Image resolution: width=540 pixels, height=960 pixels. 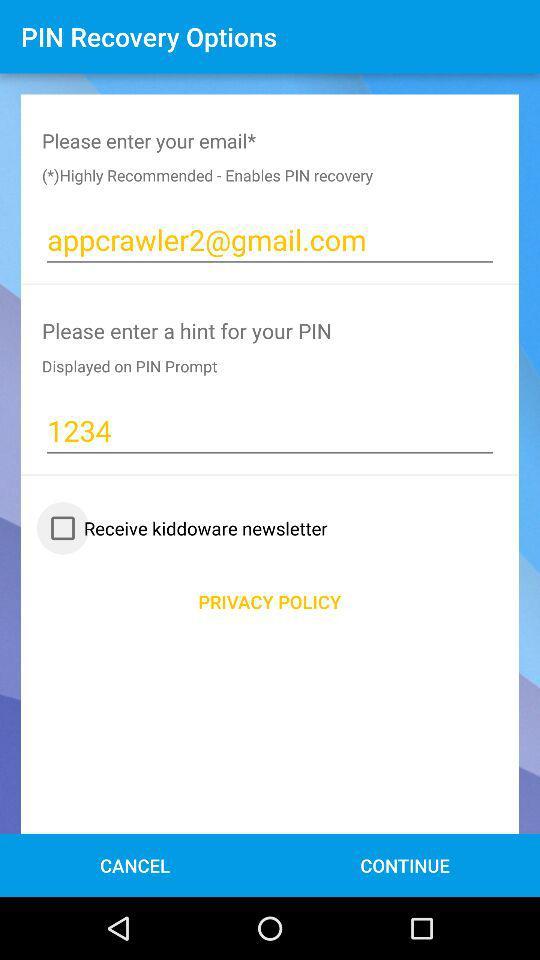 I want to click on the privacy policy, so click(x=269, y=600).